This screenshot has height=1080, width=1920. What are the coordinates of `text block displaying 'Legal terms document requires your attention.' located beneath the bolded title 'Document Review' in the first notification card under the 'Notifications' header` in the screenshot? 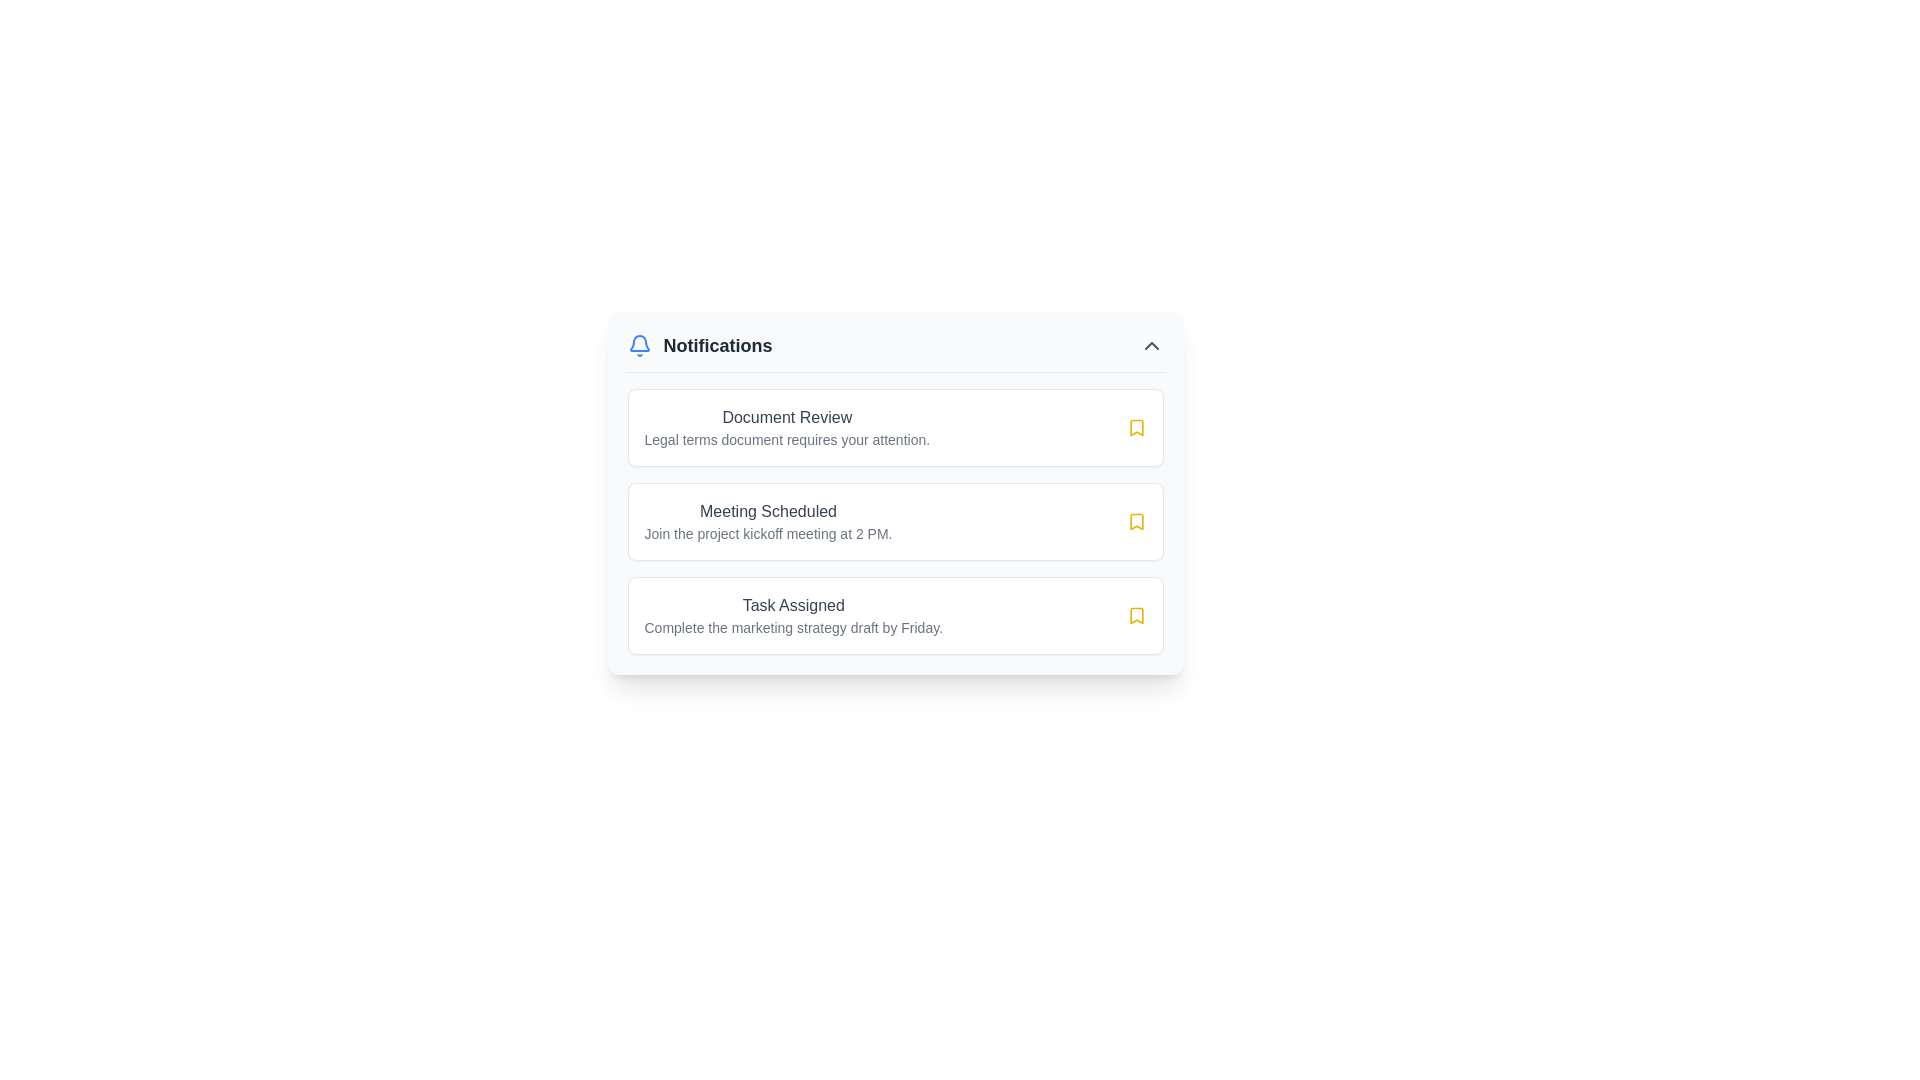 It's located at (786, 438).